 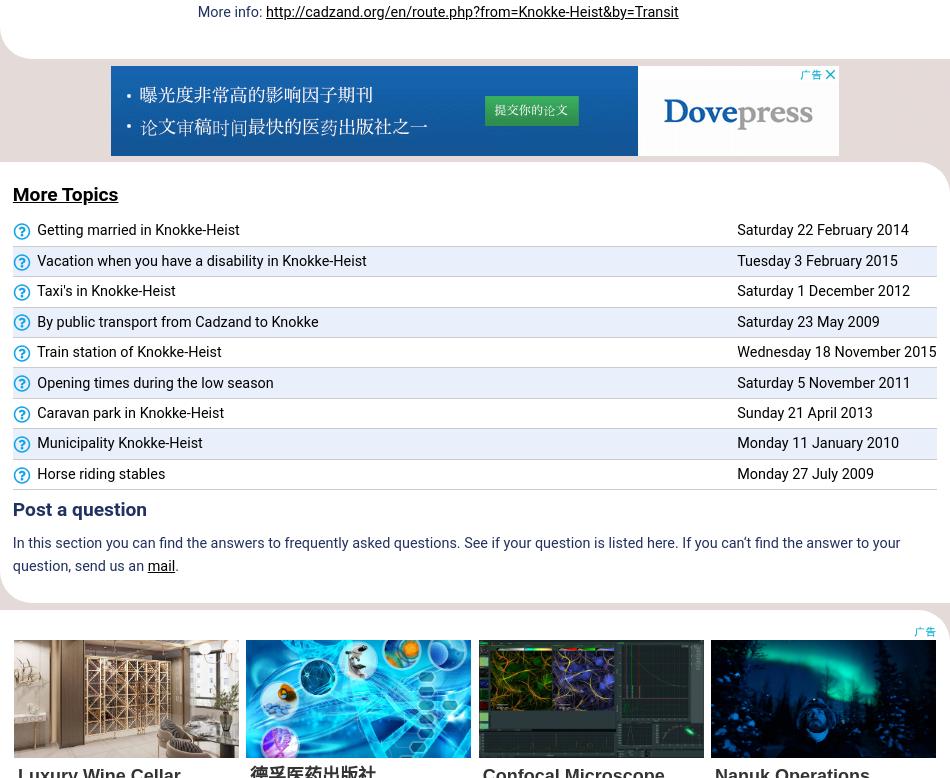 I want to click on '.', so click(x=176, y=565).